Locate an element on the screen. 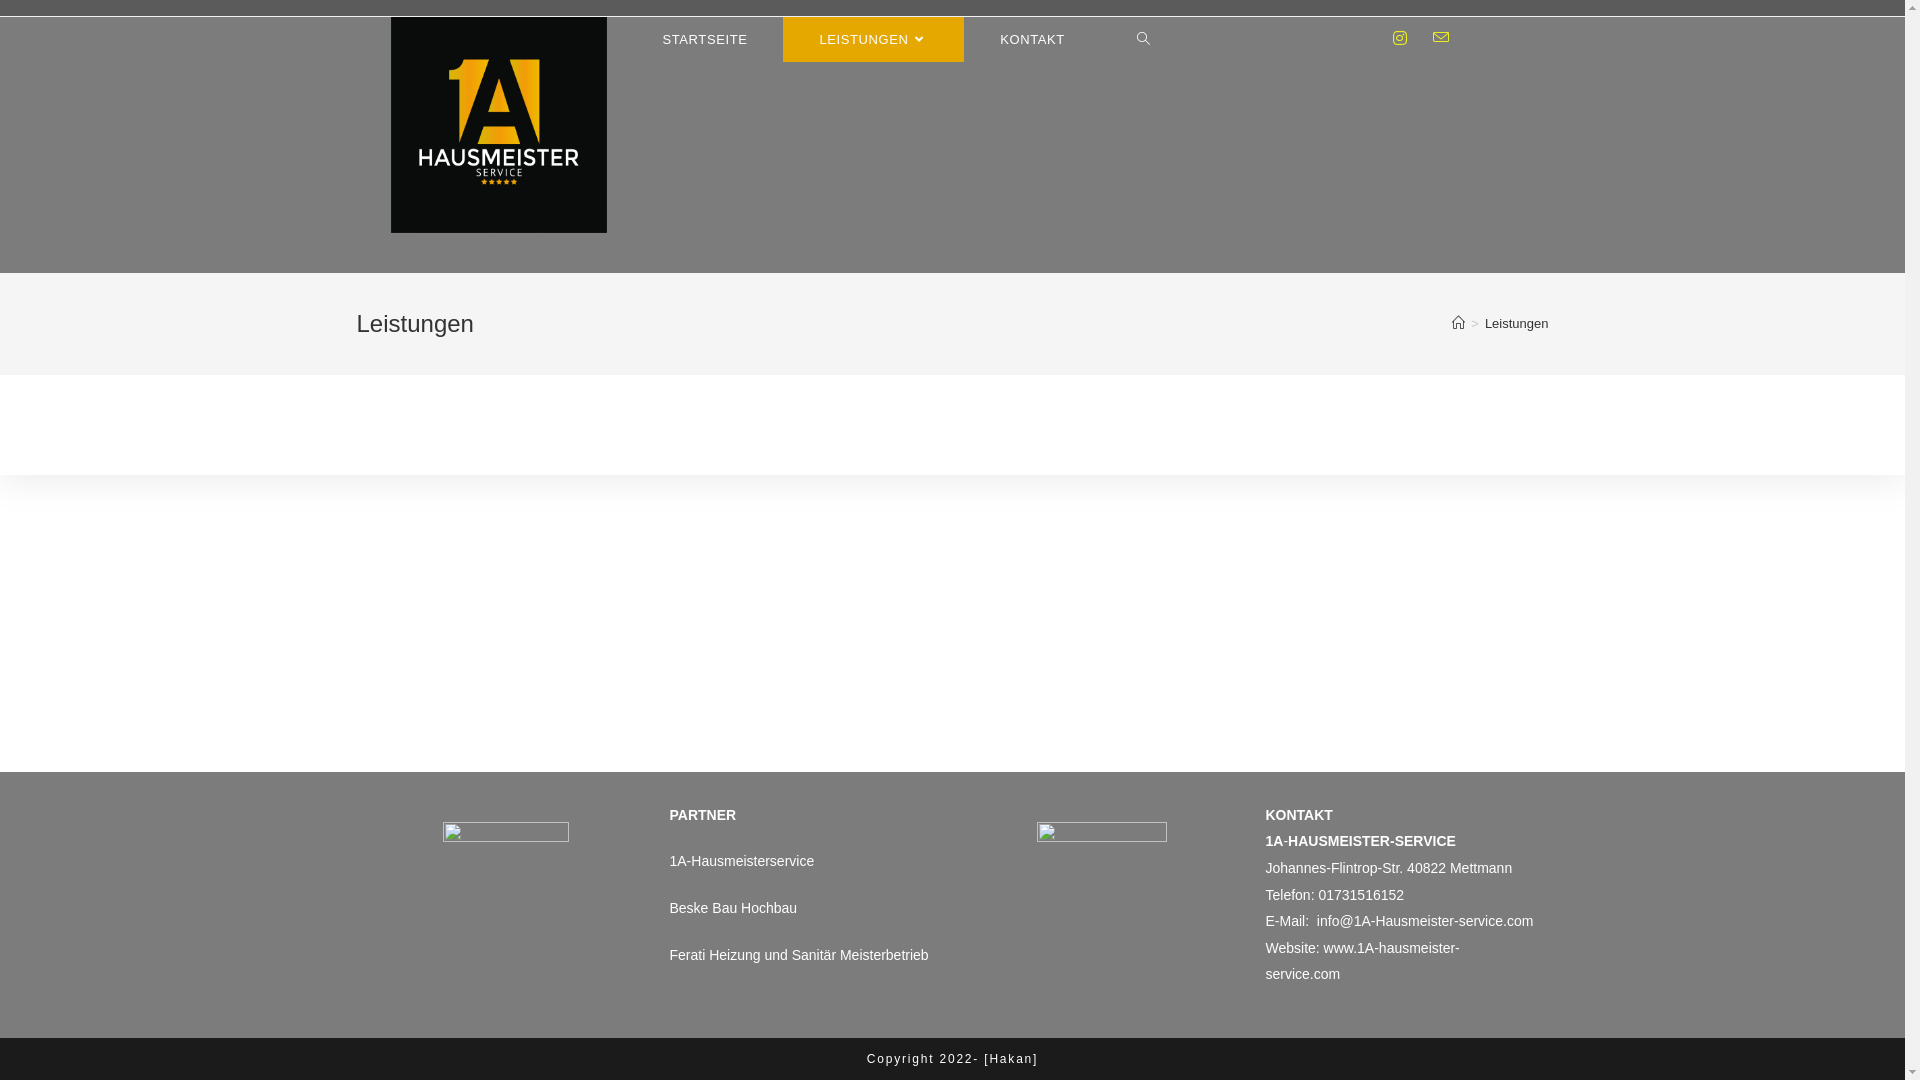 This screenshot has width=1920, height=1080. 'info@1A-Hausmeister-service.com' is located at coordinates (1424, 921).